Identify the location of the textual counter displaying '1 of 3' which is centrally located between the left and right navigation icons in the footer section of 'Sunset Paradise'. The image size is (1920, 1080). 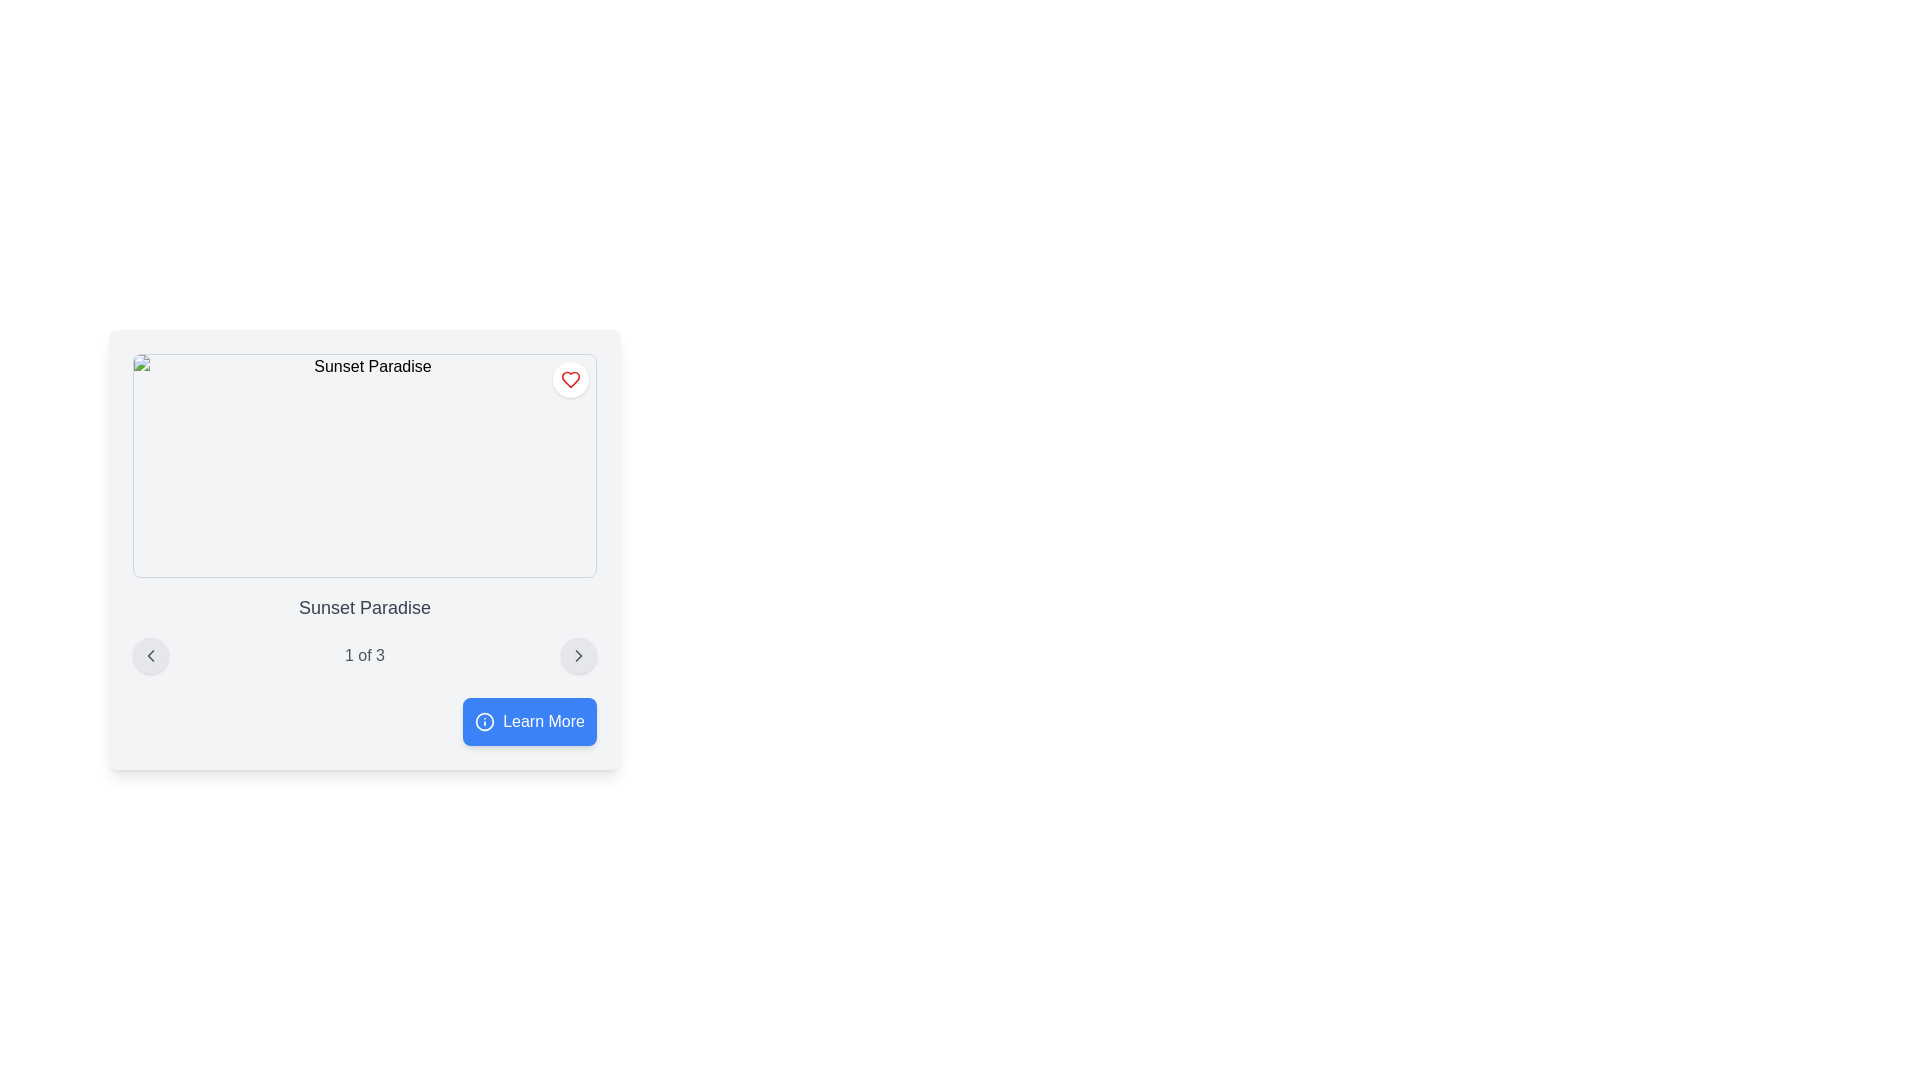
(364, 655).